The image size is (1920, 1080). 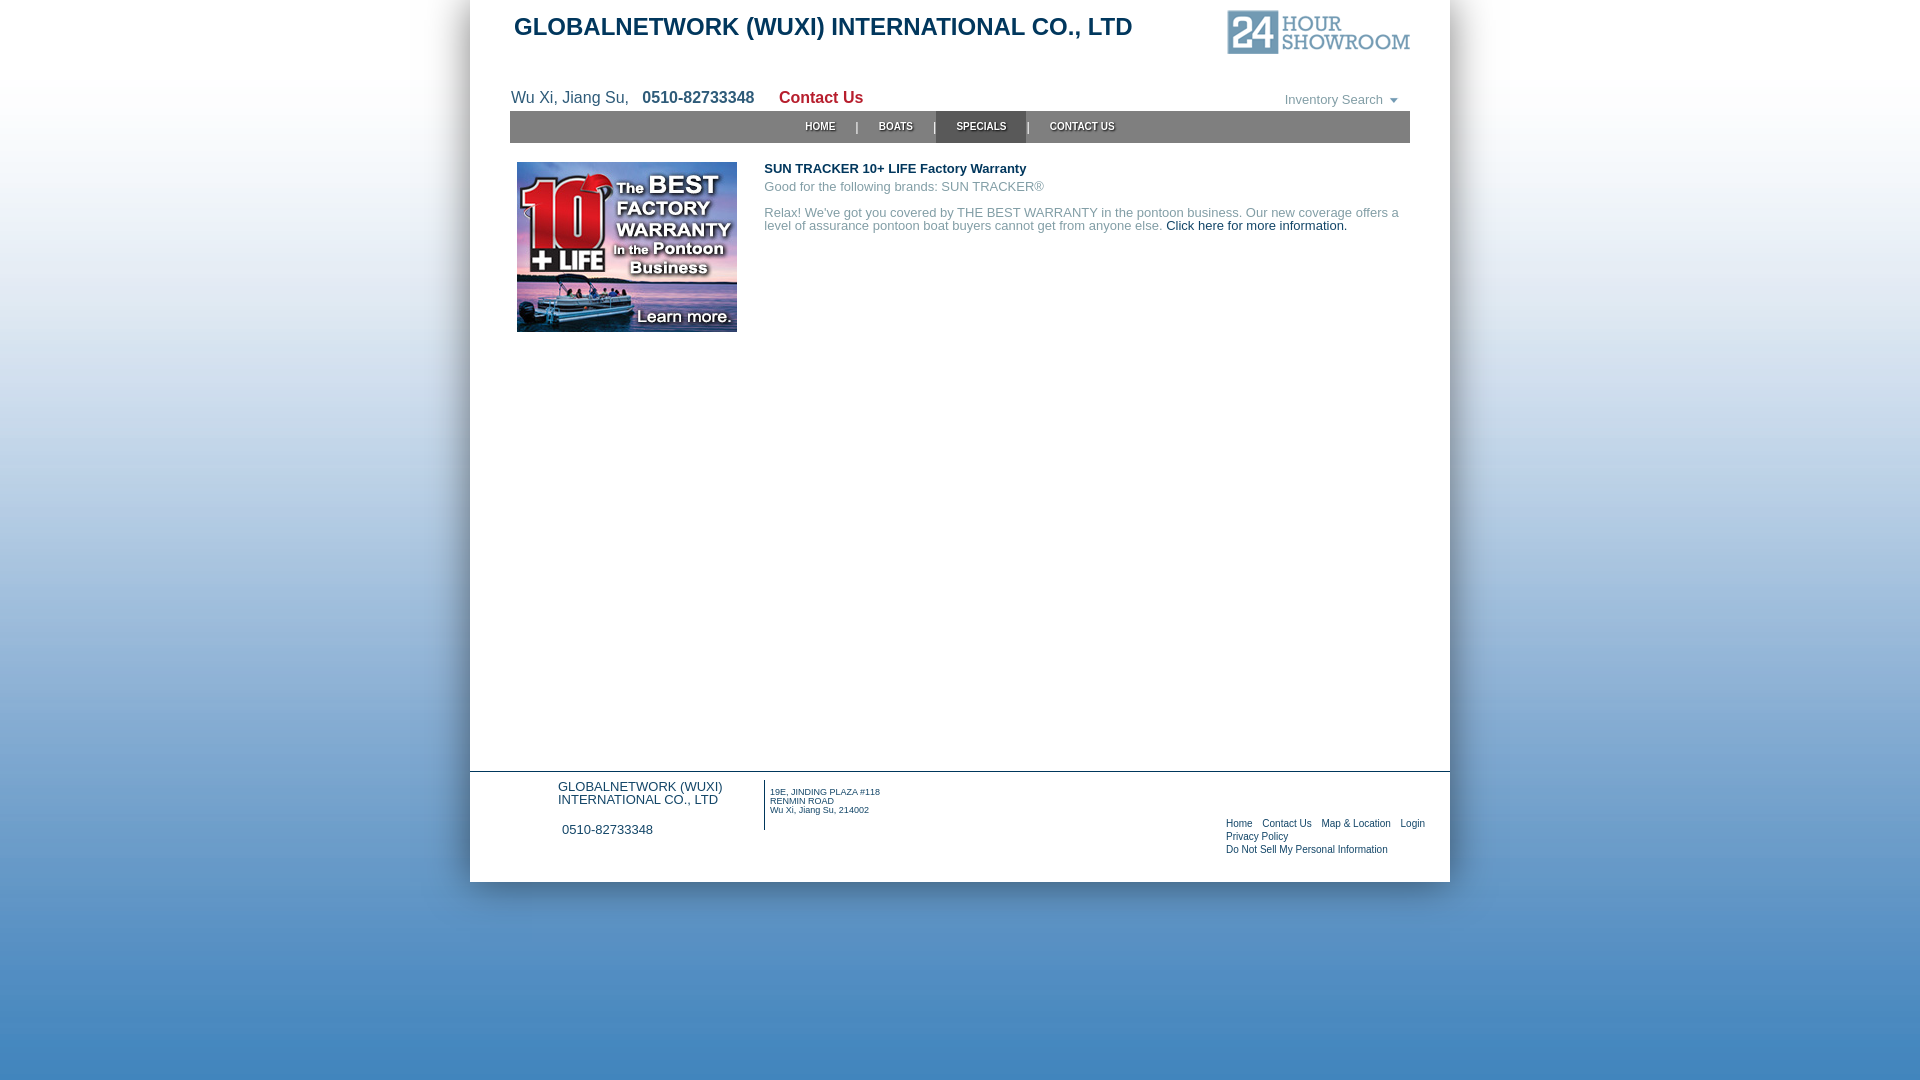 What do you see at coordinates (820, 127) in the screenshot?
I see `'HOME'` at bounding box center [820, 127].